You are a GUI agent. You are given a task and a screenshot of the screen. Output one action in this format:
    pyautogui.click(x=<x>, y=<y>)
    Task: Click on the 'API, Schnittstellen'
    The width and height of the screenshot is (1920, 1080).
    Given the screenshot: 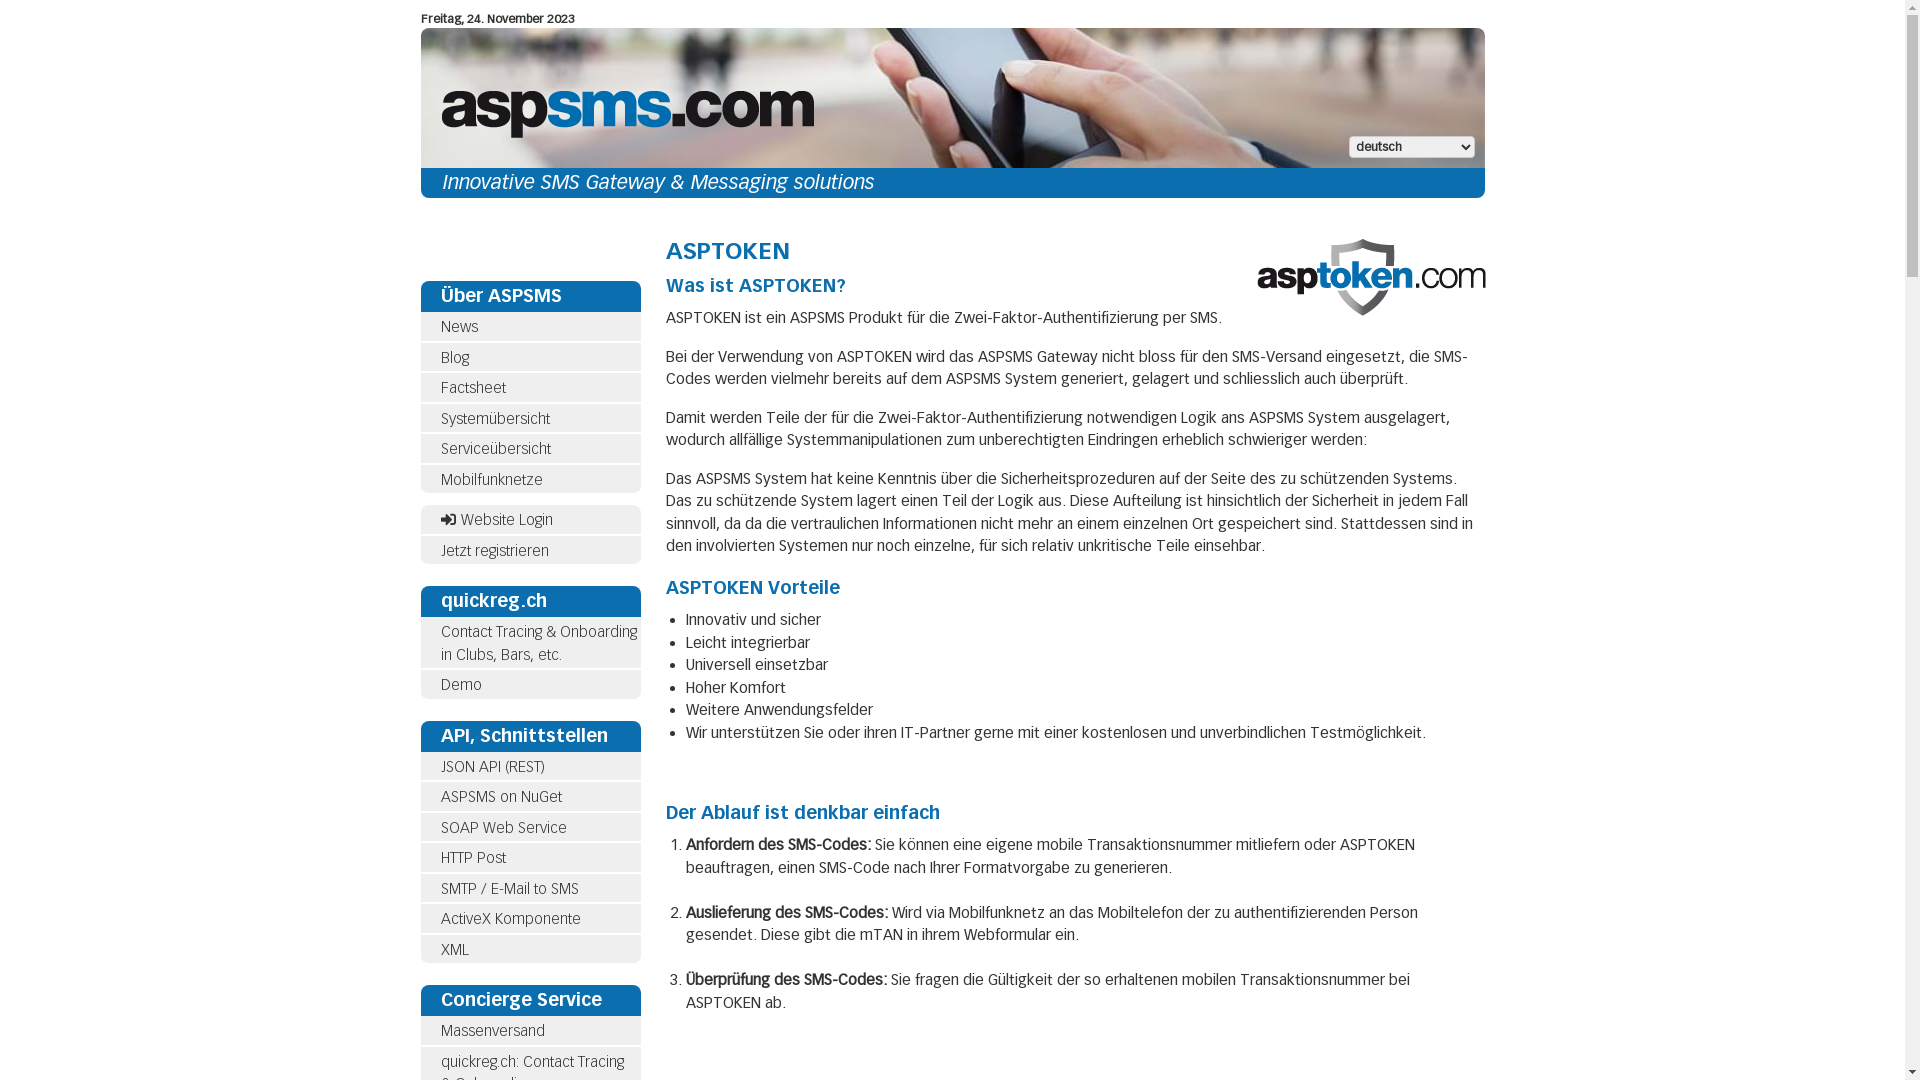 What is the action you would take?
    pyautogui.click(x=439, y=735)
    